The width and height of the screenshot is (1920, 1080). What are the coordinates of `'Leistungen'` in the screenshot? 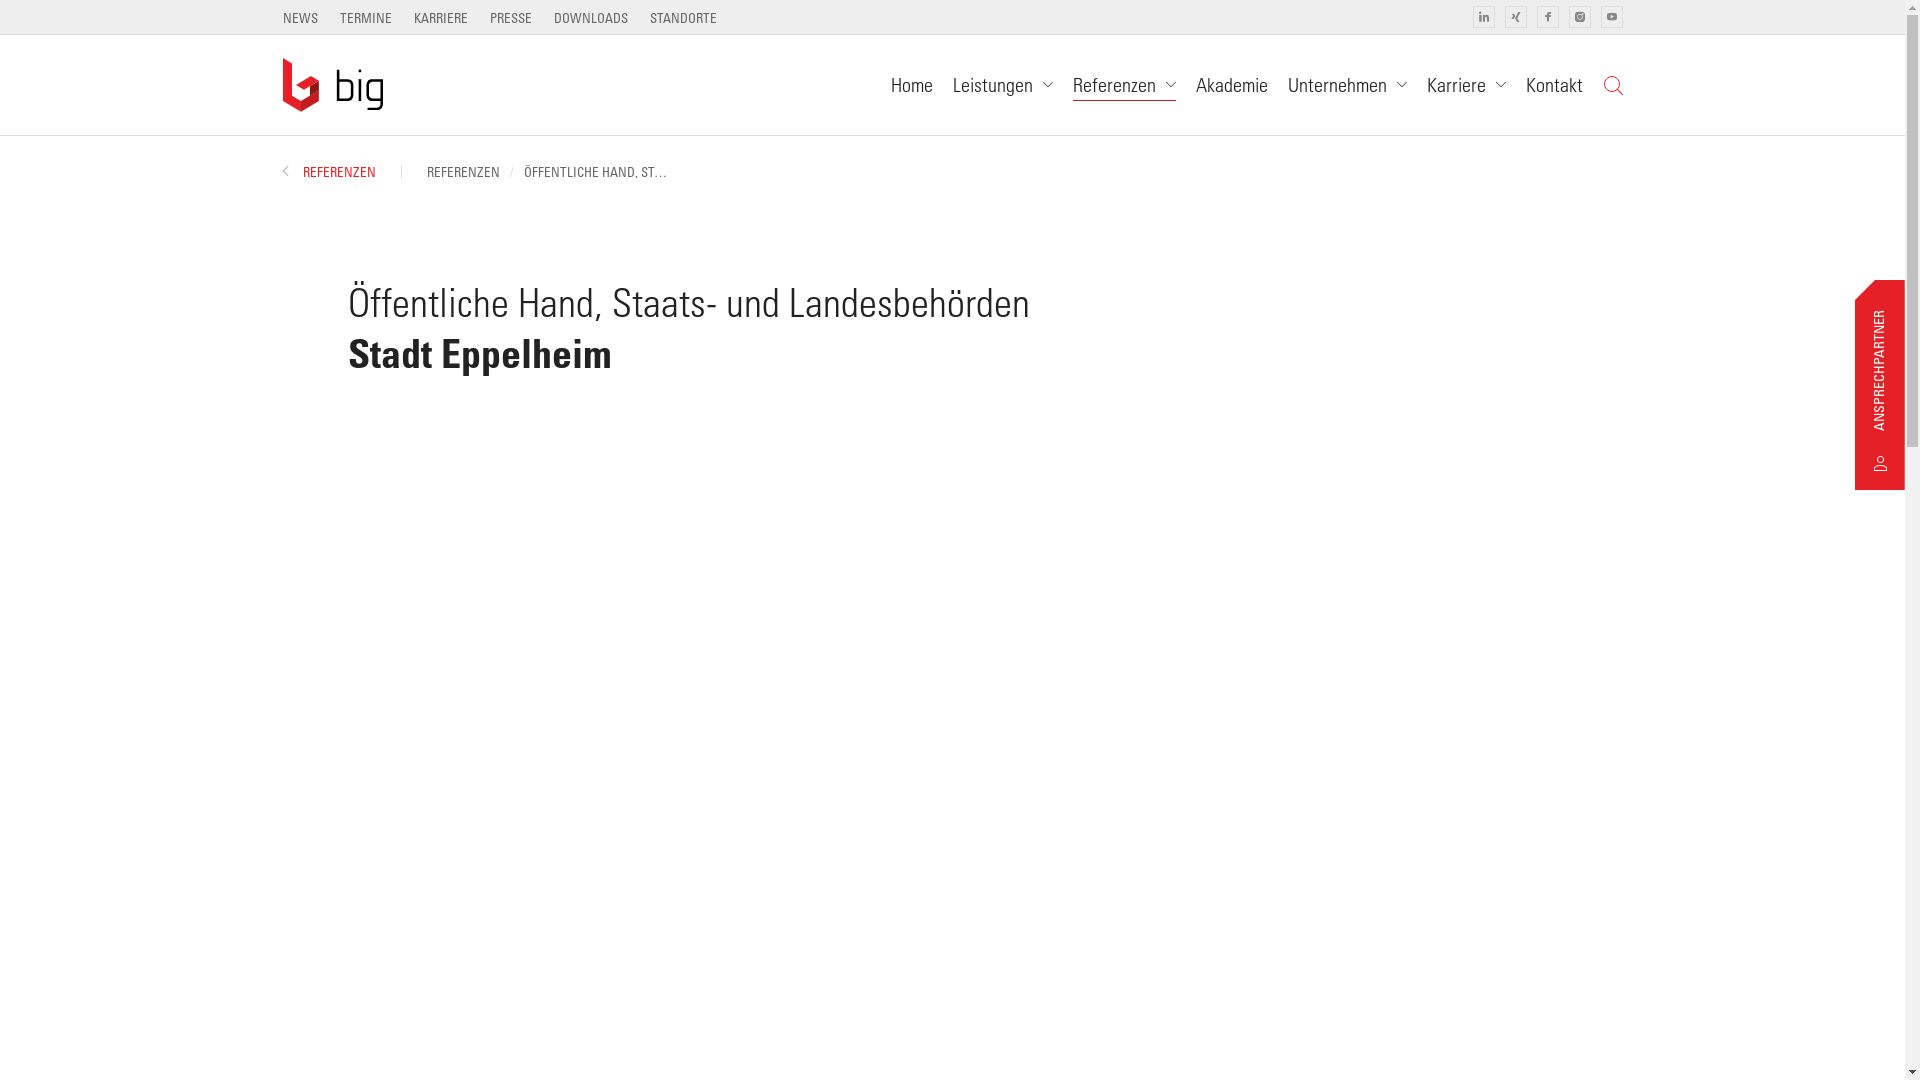 It's located at (1002, 83).